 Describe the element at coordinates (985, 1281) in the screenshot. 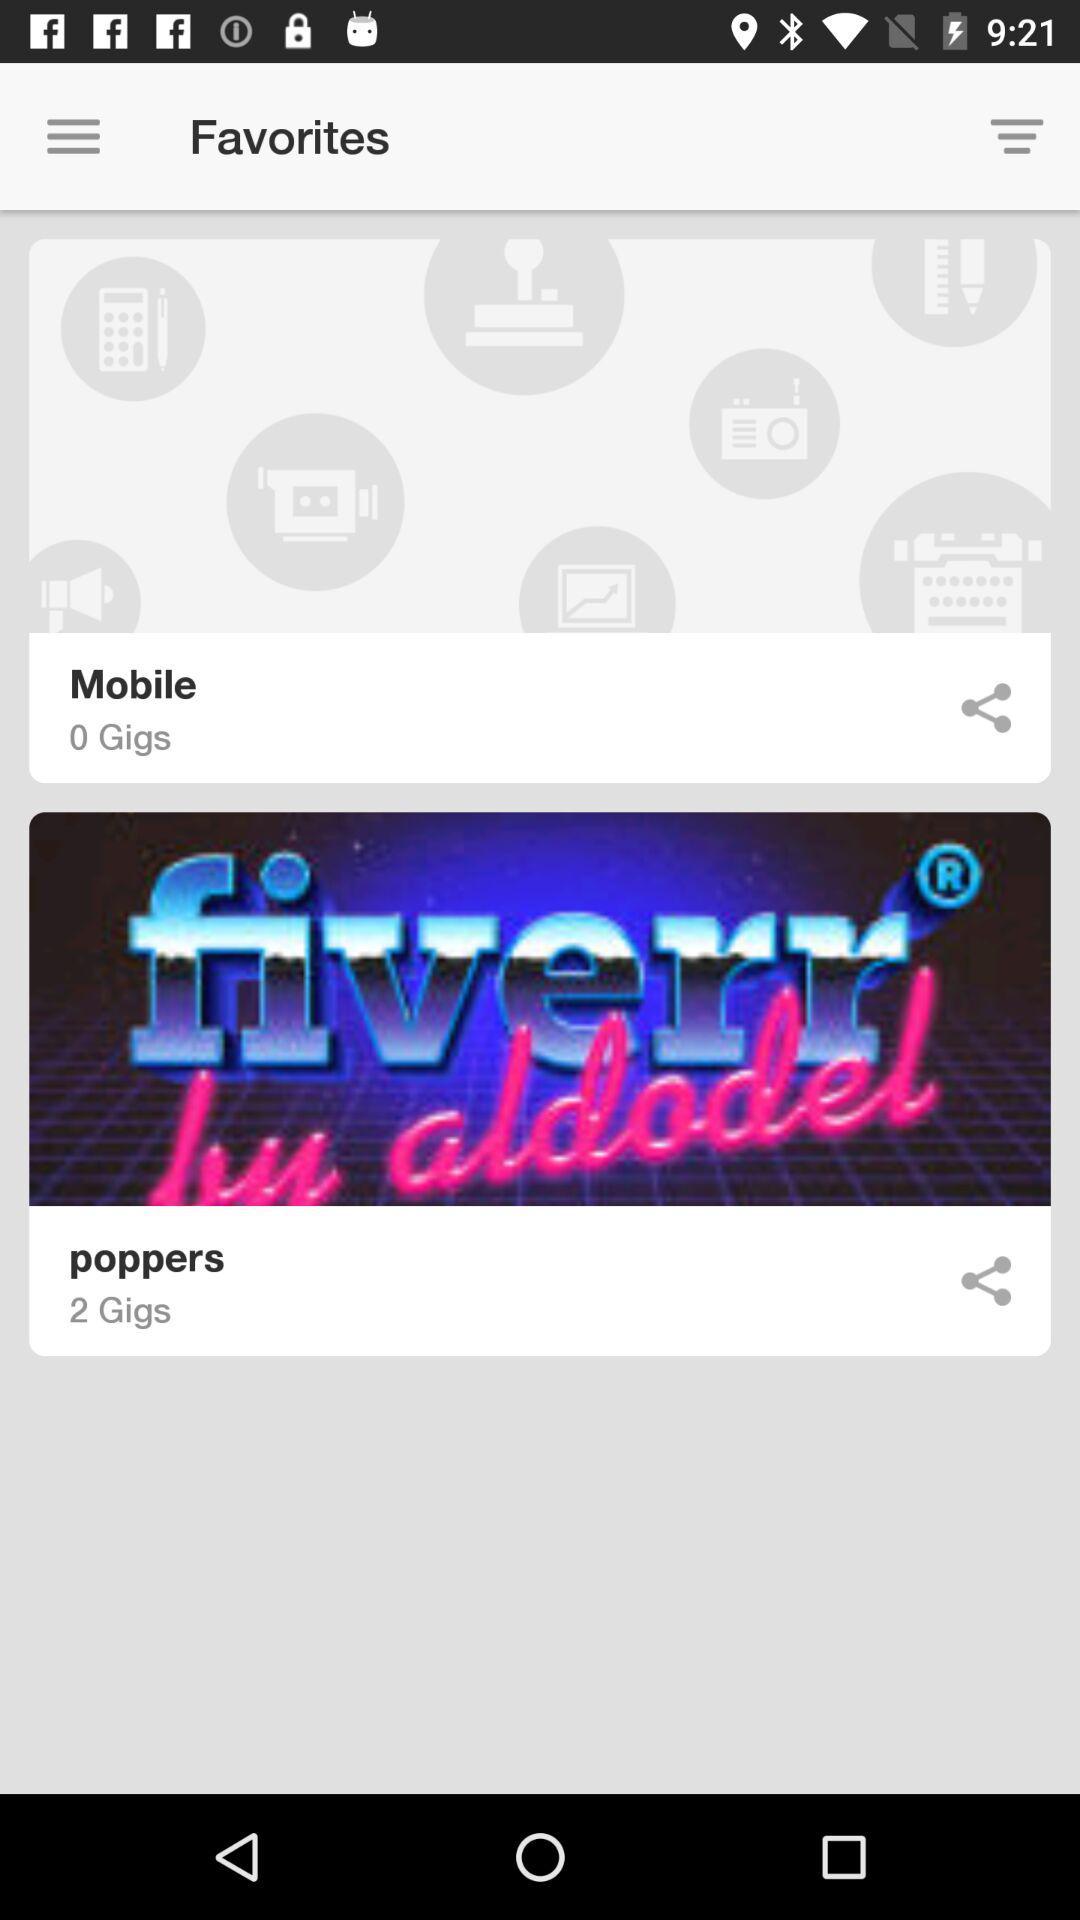

I see `share the article` at that location.